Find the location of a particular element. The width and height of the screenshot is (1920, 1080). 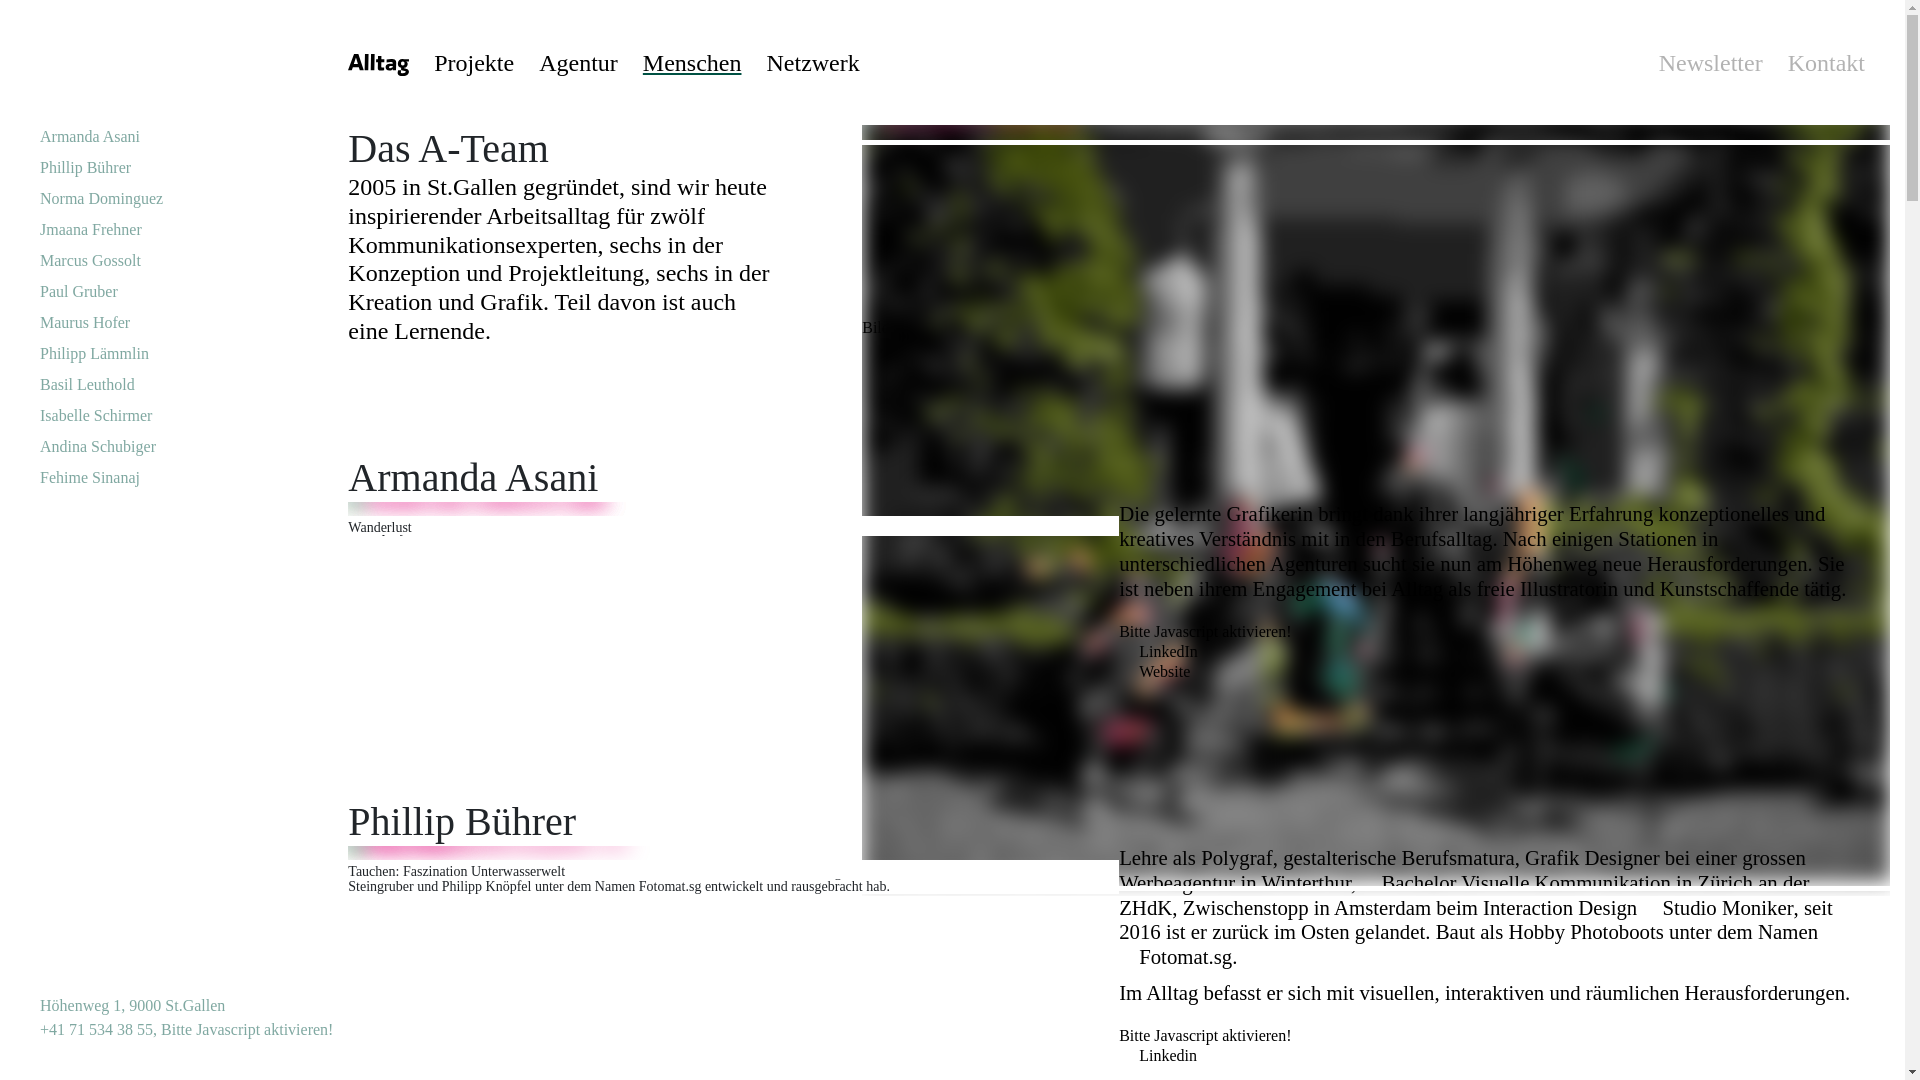

'LinkedIn' is located at coordinates (1158, 651).